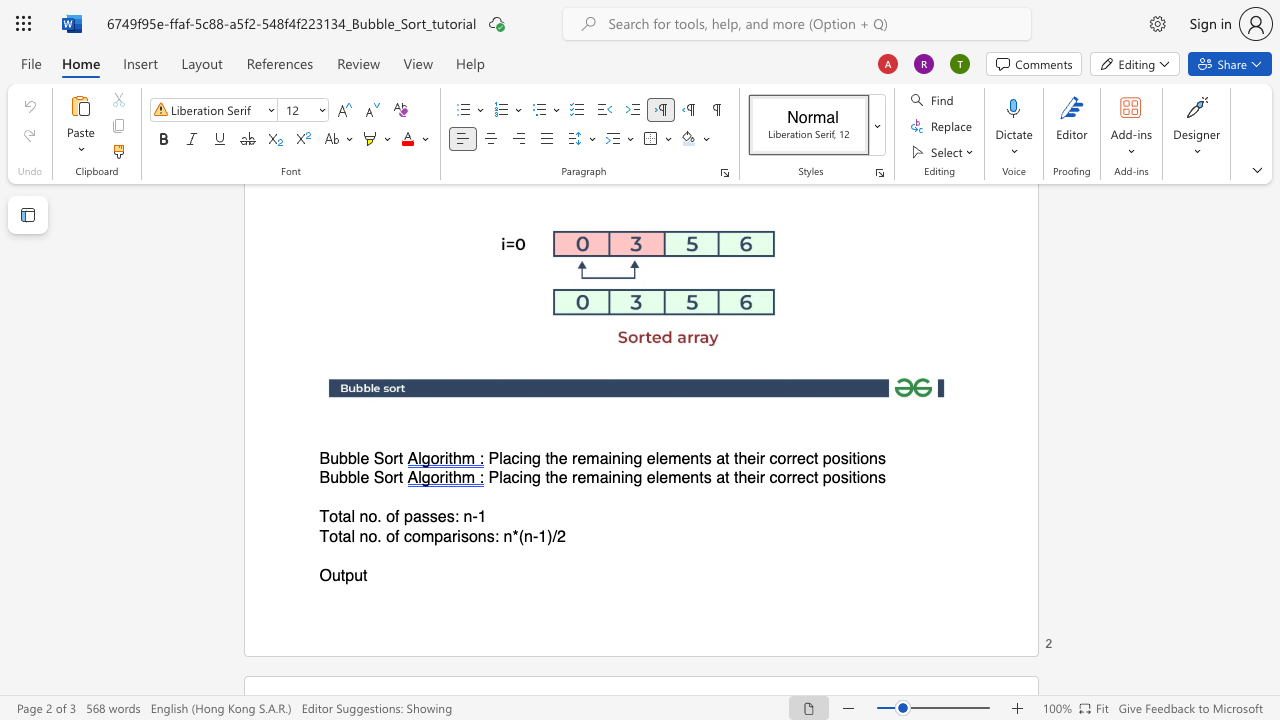  What do you see at coordinates (726, 459) in the screenshot?
I see `the 3th character "t" in the text` at bounding box center [726, 459].